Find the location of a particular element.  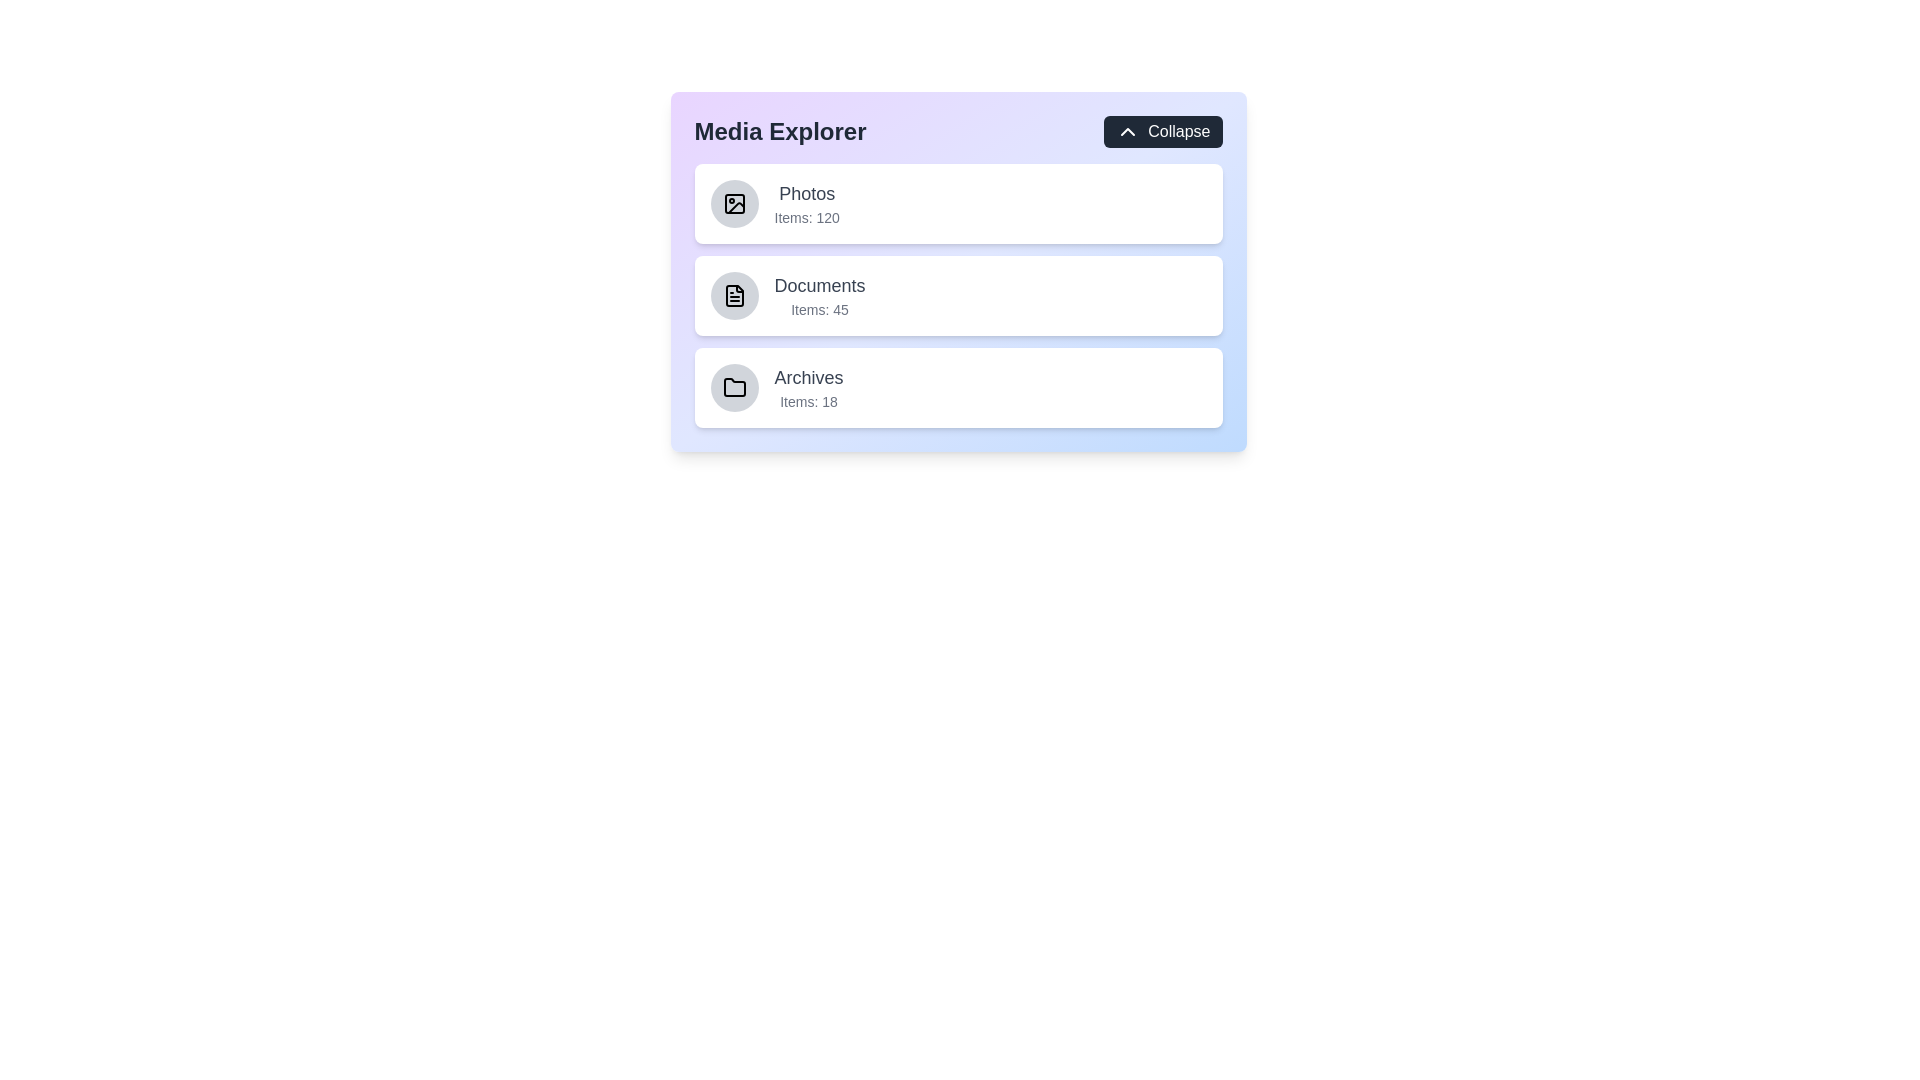

the icon representing the Documents category is located at coordinates (733, 296).